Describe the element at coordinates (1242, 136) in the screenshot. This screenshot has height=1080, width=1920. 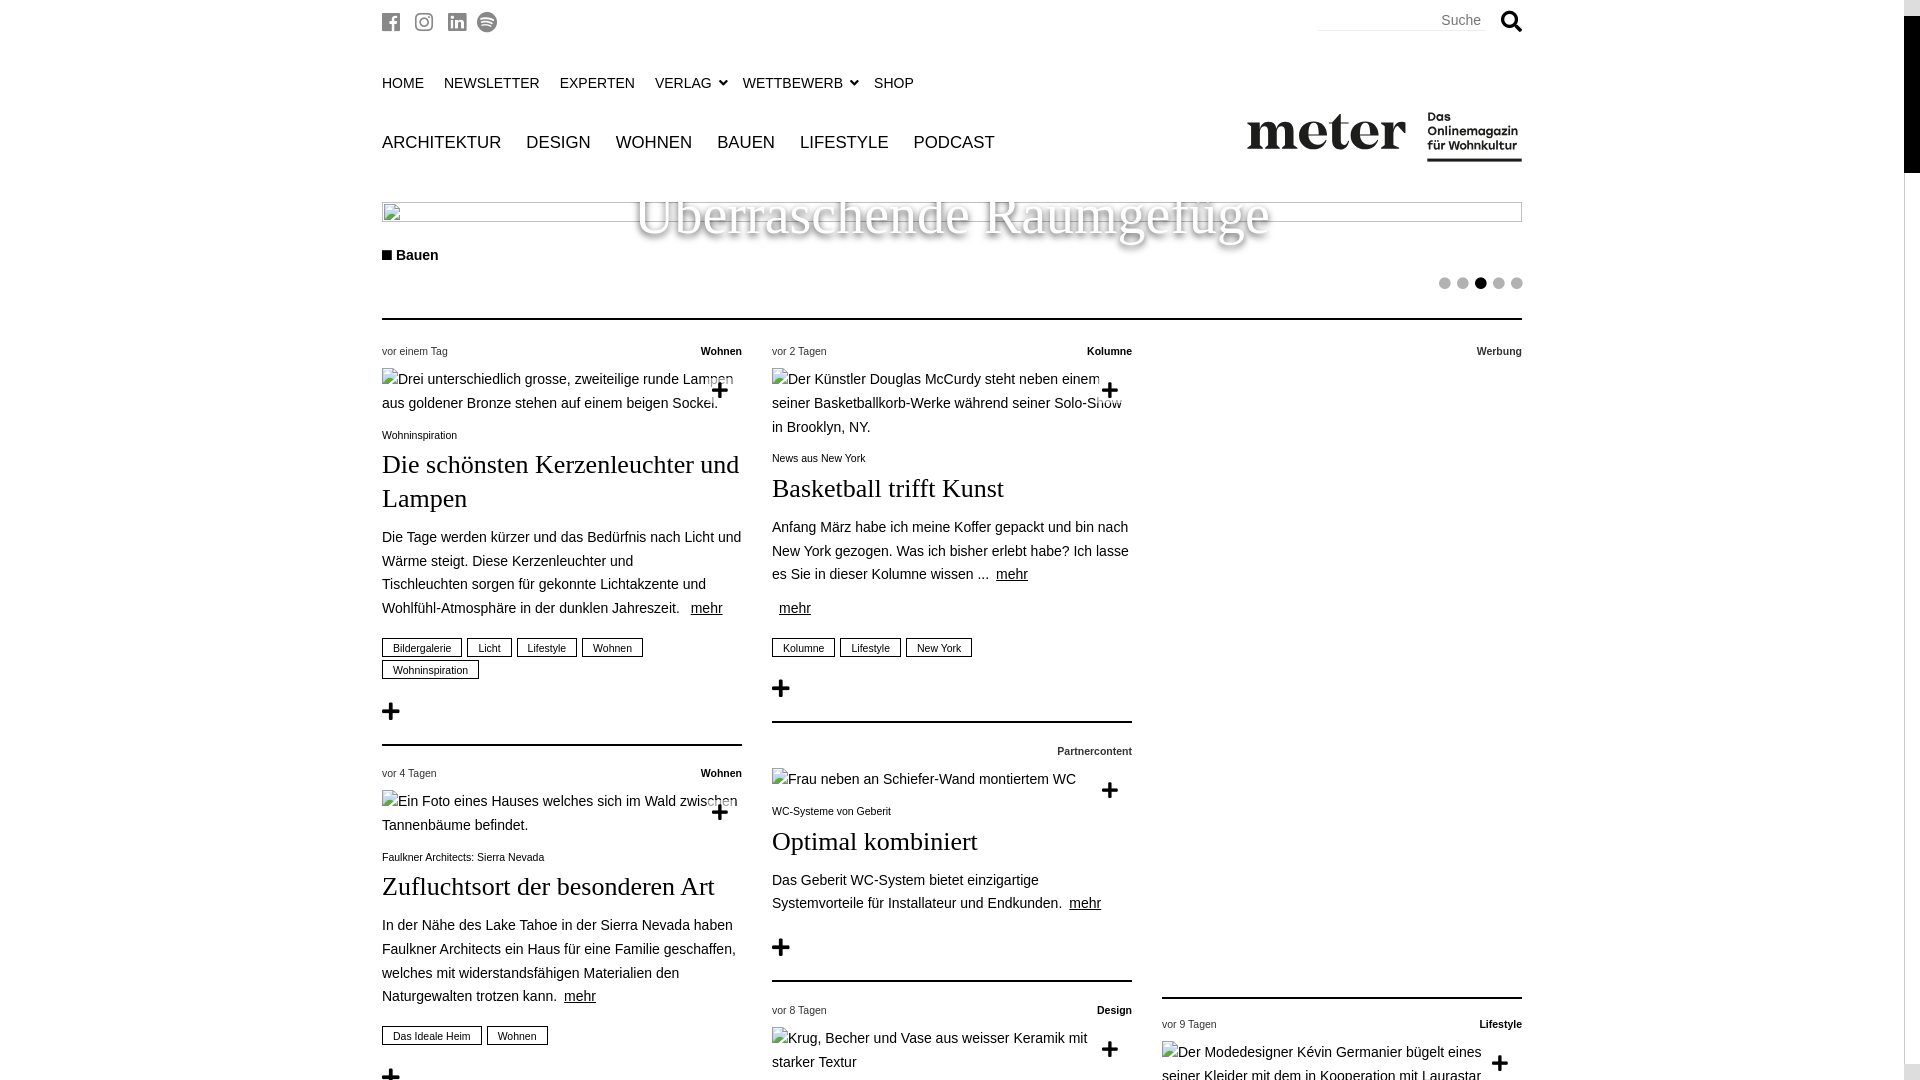
I see `'meter'` at that location.